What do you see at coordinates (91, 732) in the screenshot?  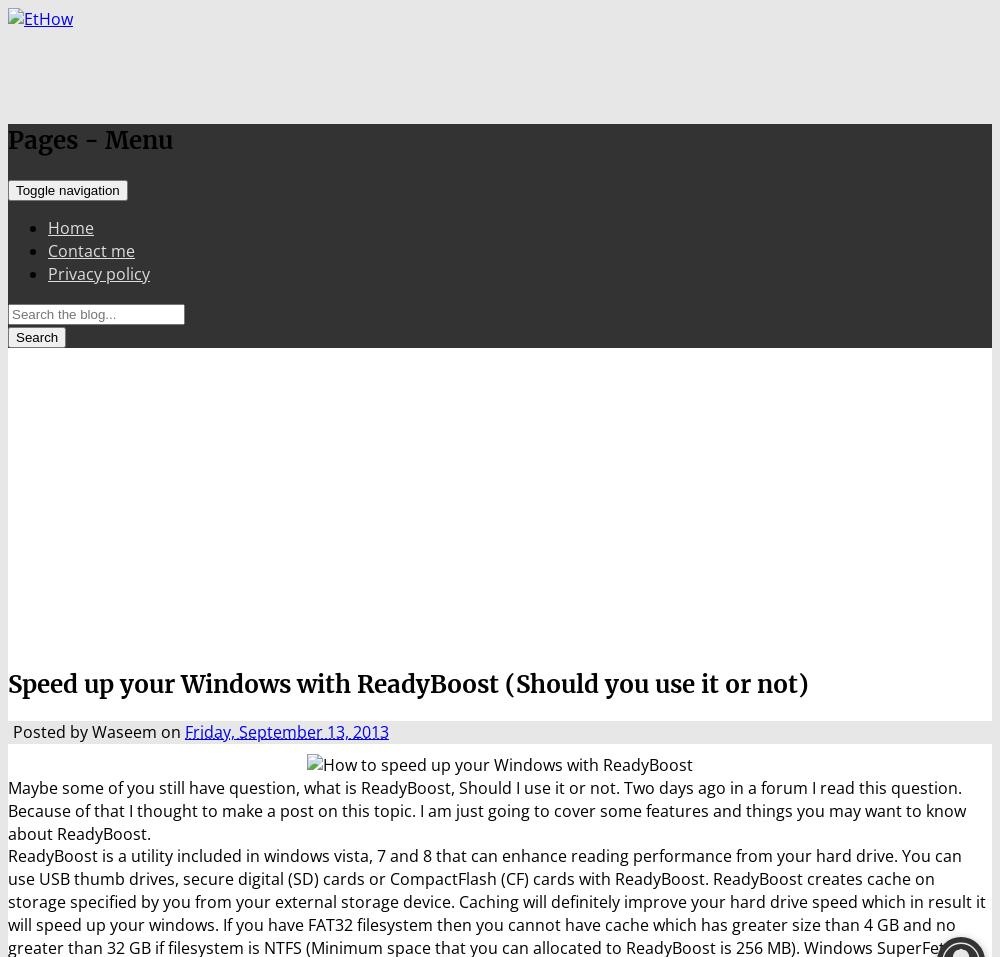 I see `'Waseem'` at bounding box center [91, 732].